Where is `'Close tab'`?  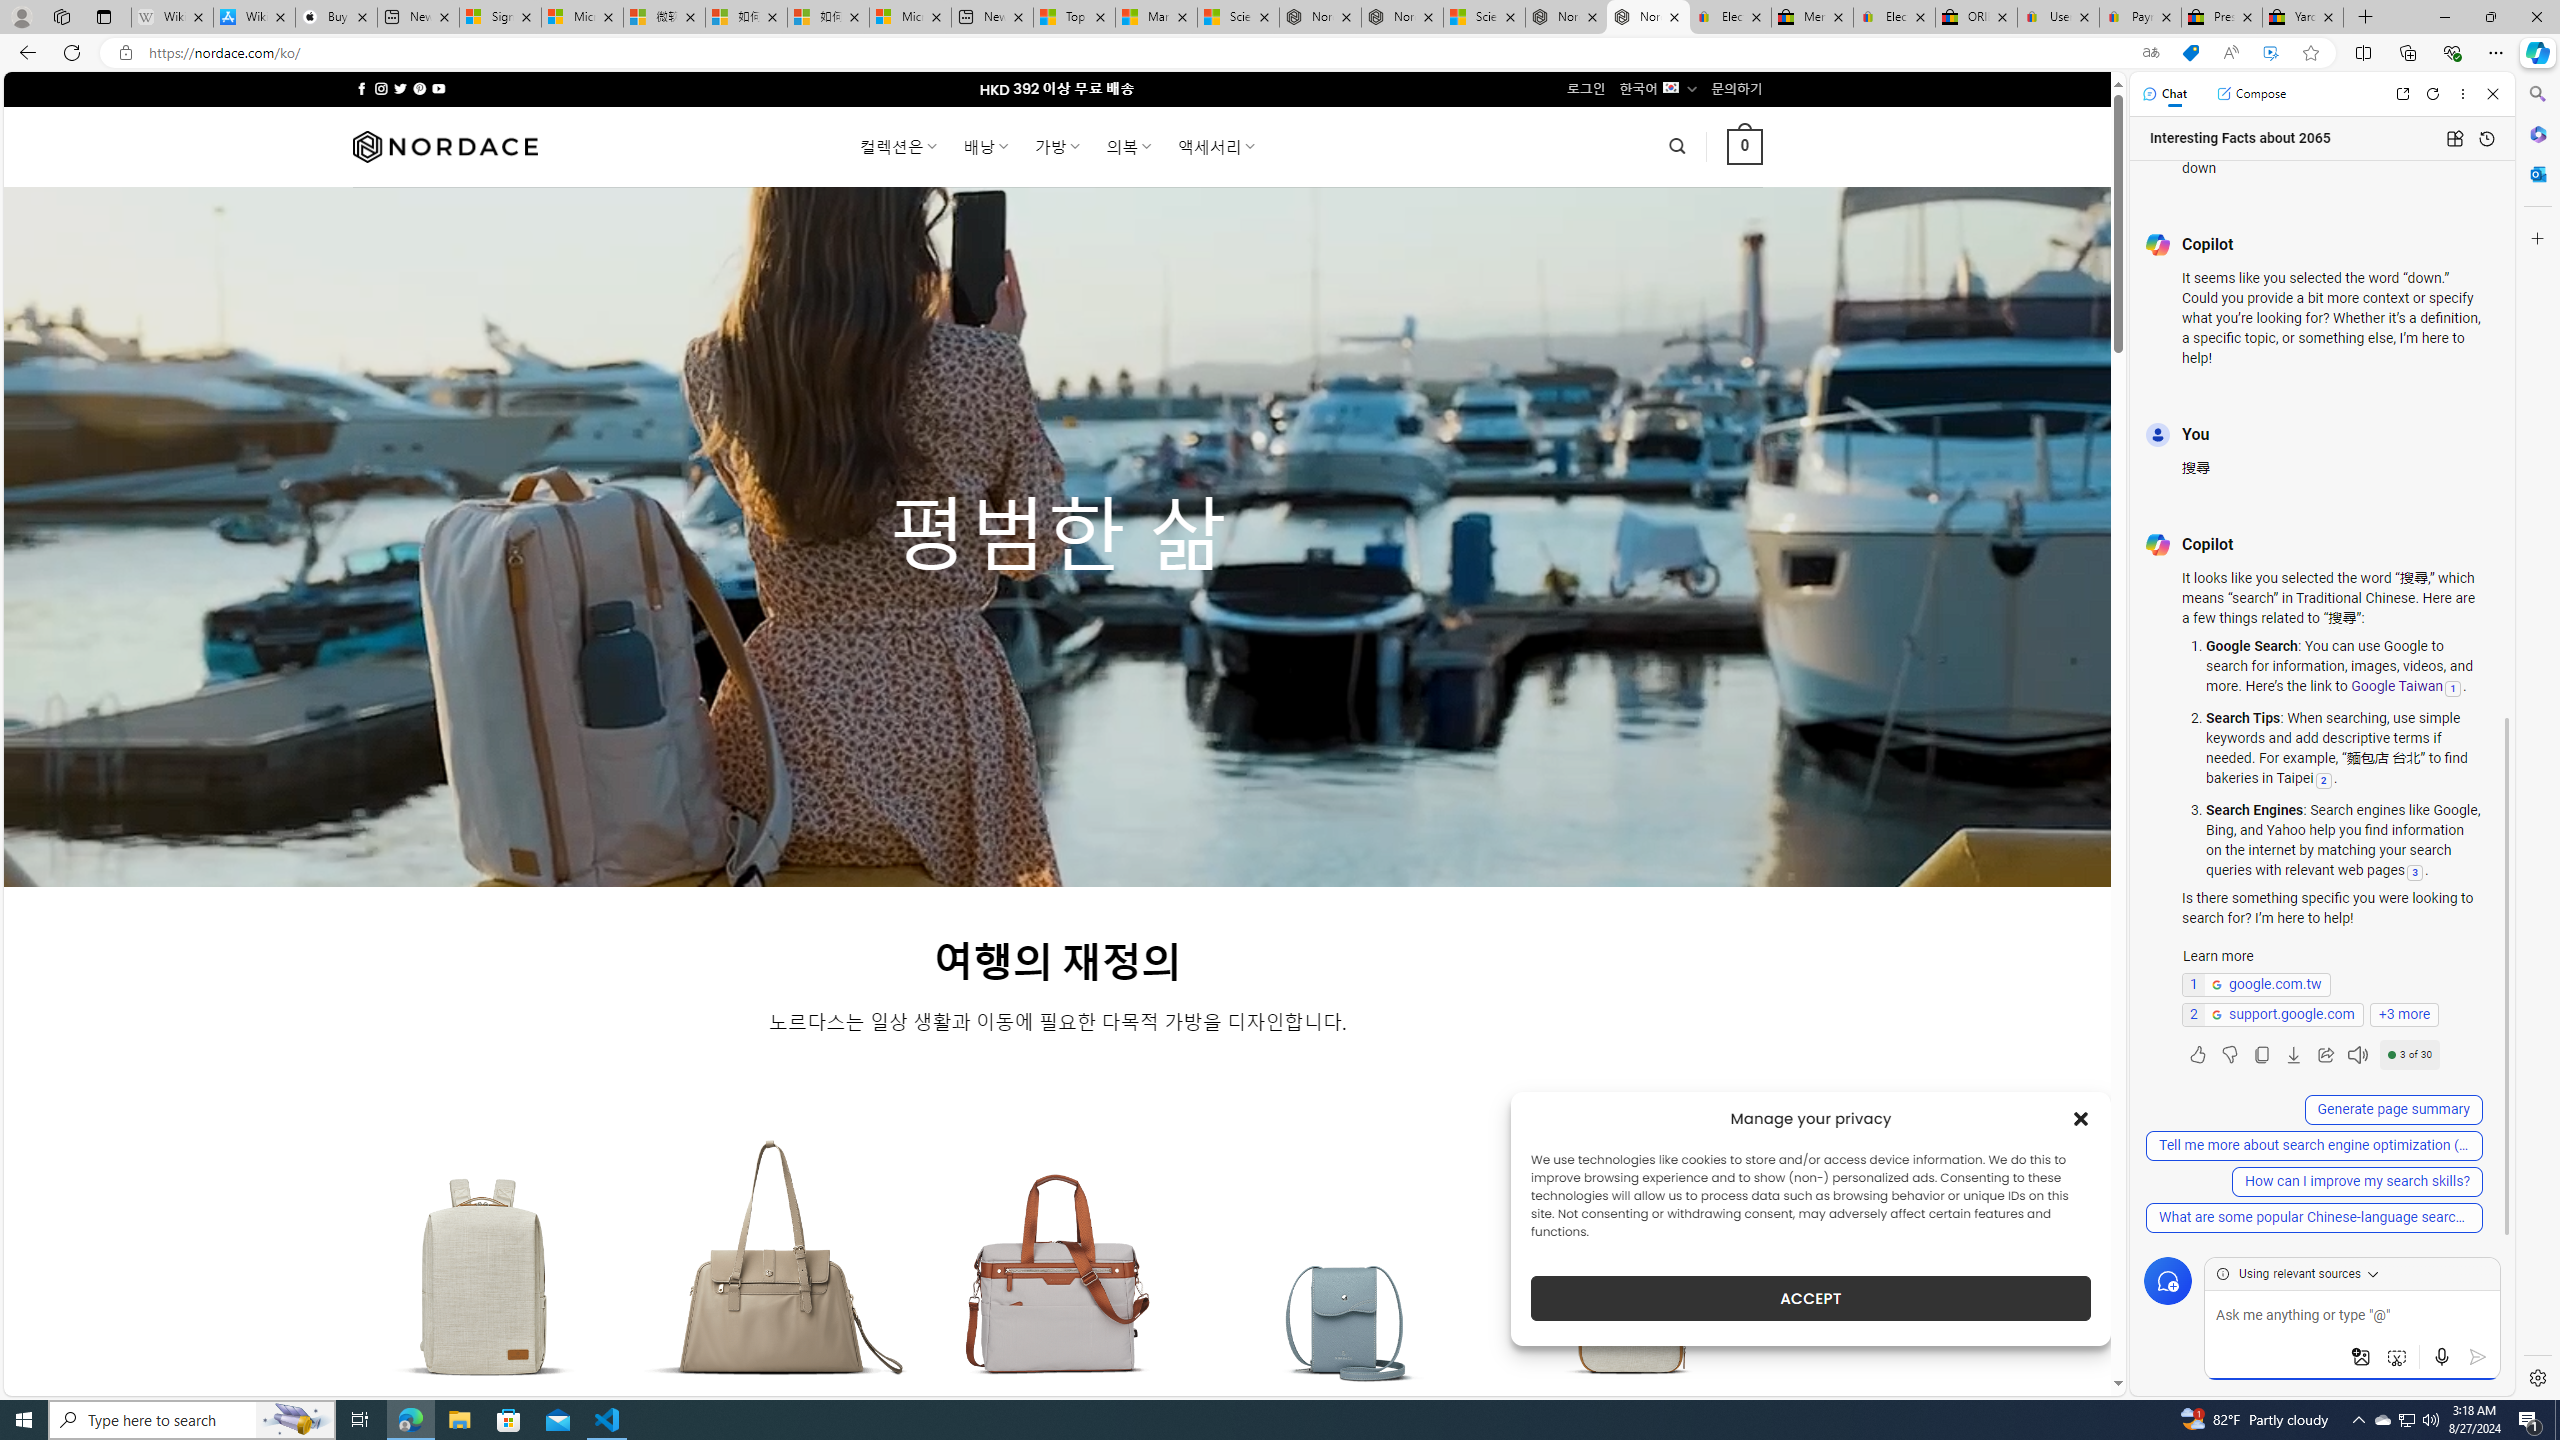 'Close tab' is located at coordinates (2327, 16).